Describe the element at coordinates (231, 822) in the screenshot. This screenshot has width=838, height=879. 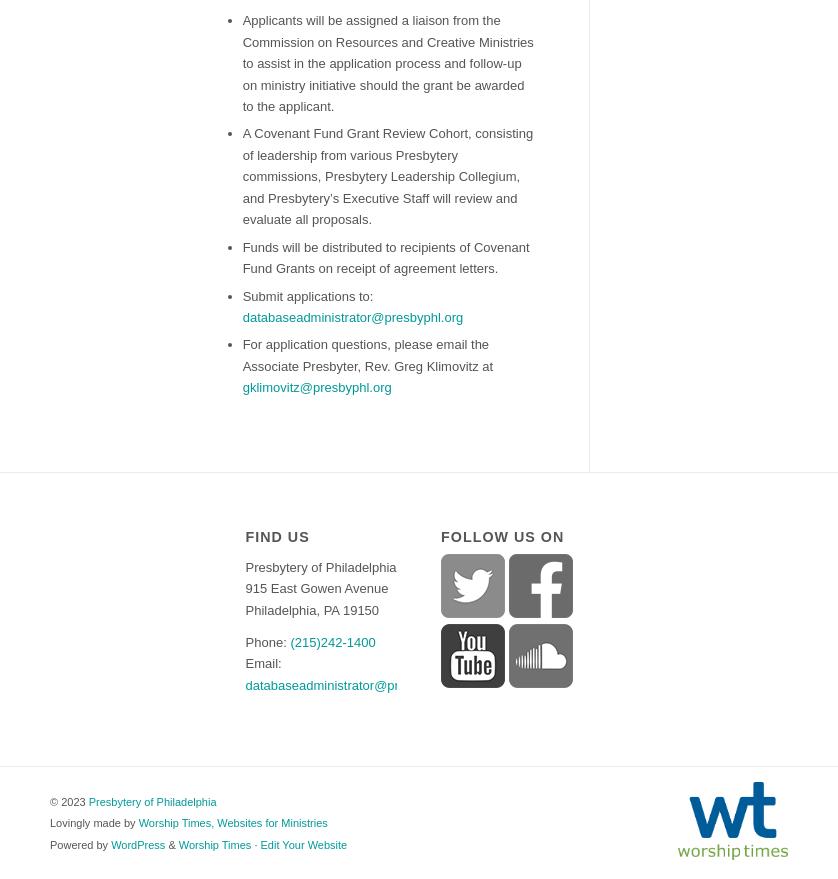
I see `'Worship Times, Websites for
                    Ministries'` at that location.